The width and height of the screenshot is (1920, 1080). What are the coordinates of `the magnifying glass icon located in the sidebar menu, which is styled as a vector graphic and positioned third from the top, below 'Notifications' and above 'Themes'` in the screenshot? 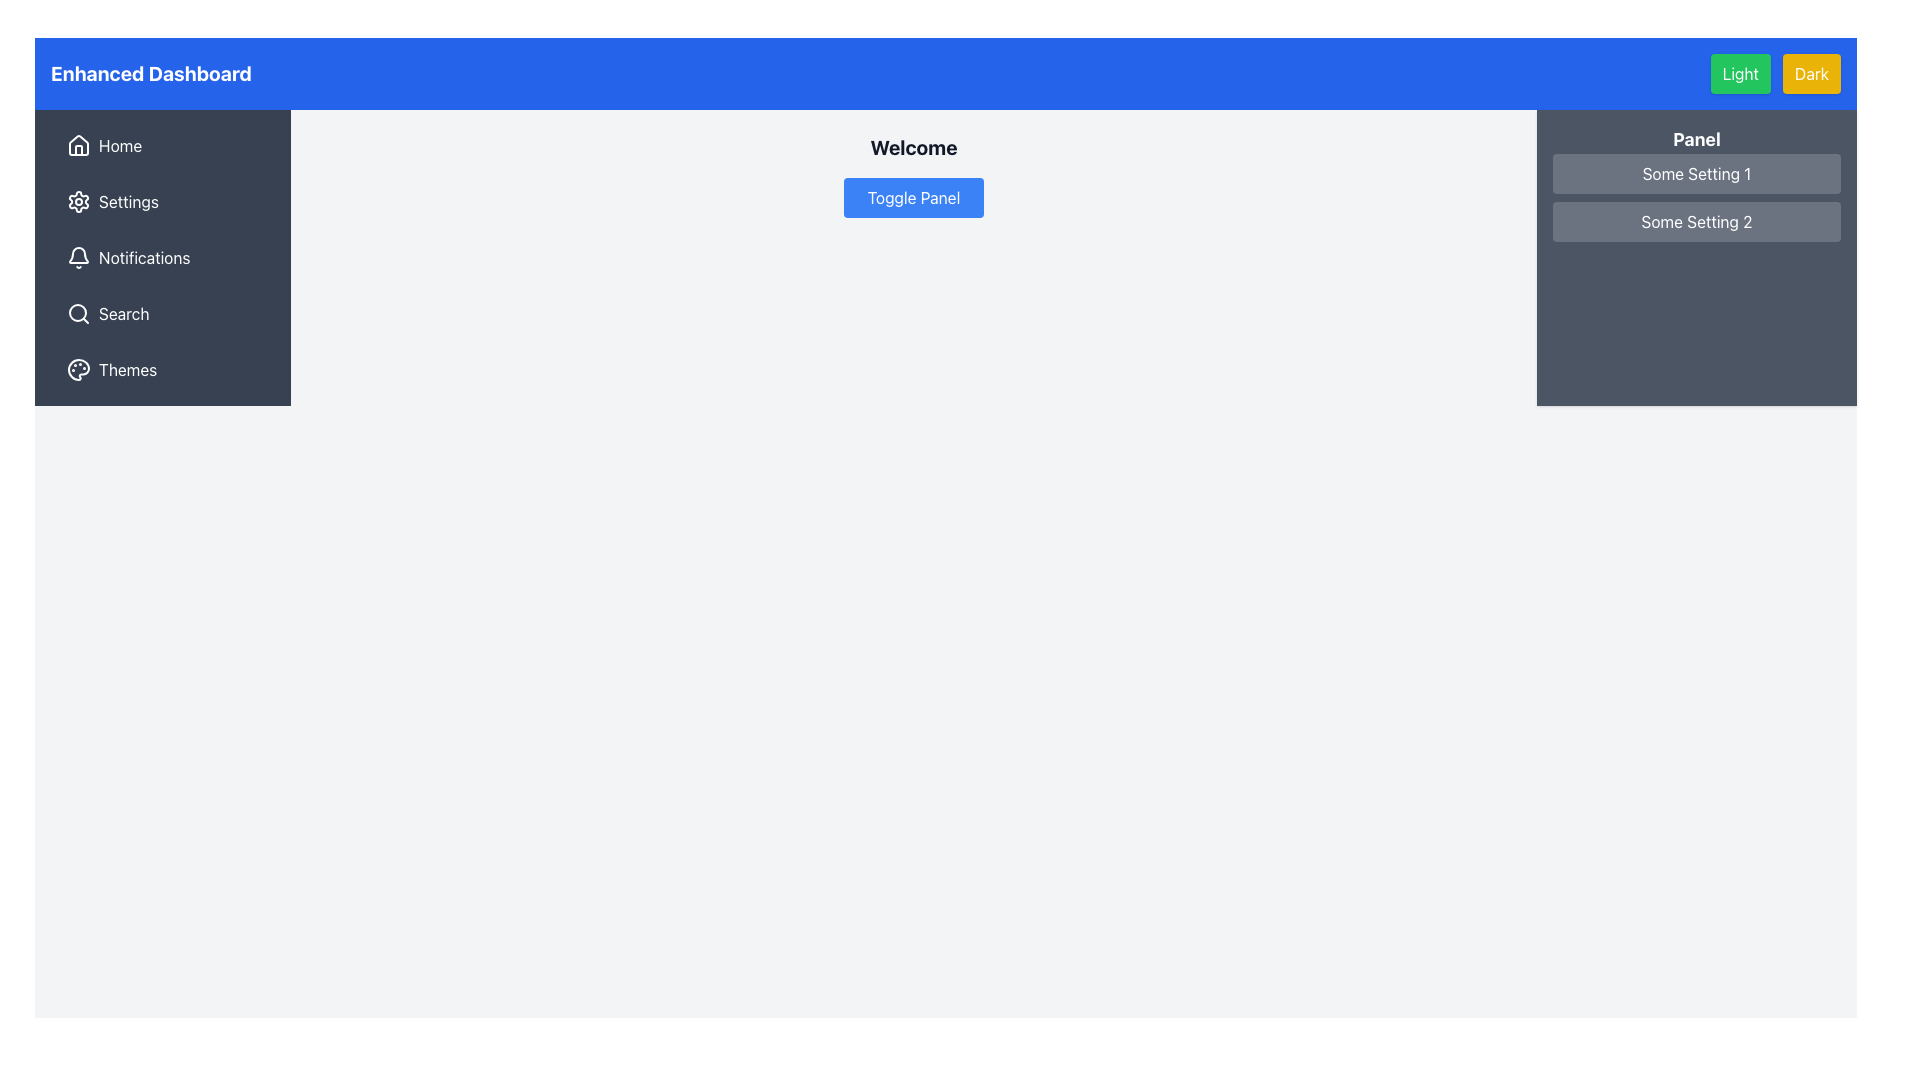 It's located at (78, 313).